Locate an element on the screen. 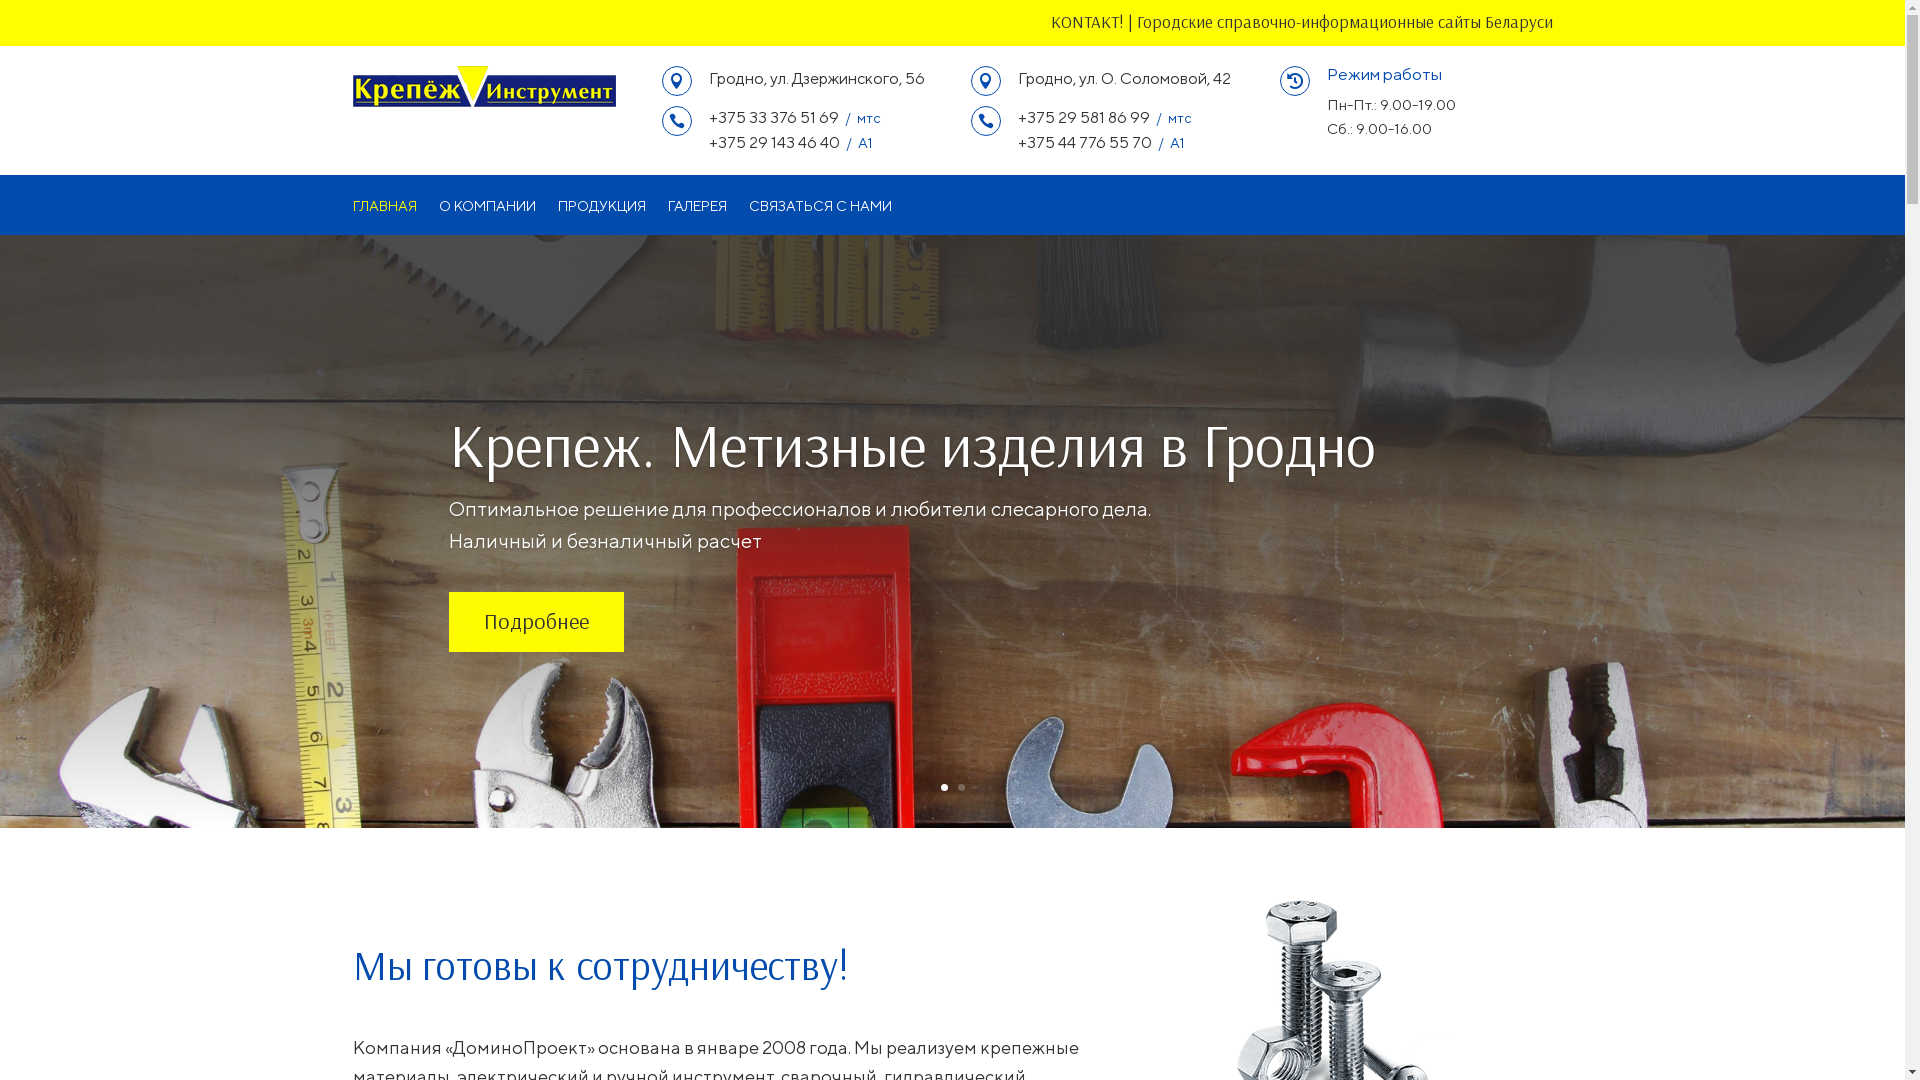 This screenshot has height=1080, width=1920. '+375 29 143 46 40' is located at coordinates (772, 141).